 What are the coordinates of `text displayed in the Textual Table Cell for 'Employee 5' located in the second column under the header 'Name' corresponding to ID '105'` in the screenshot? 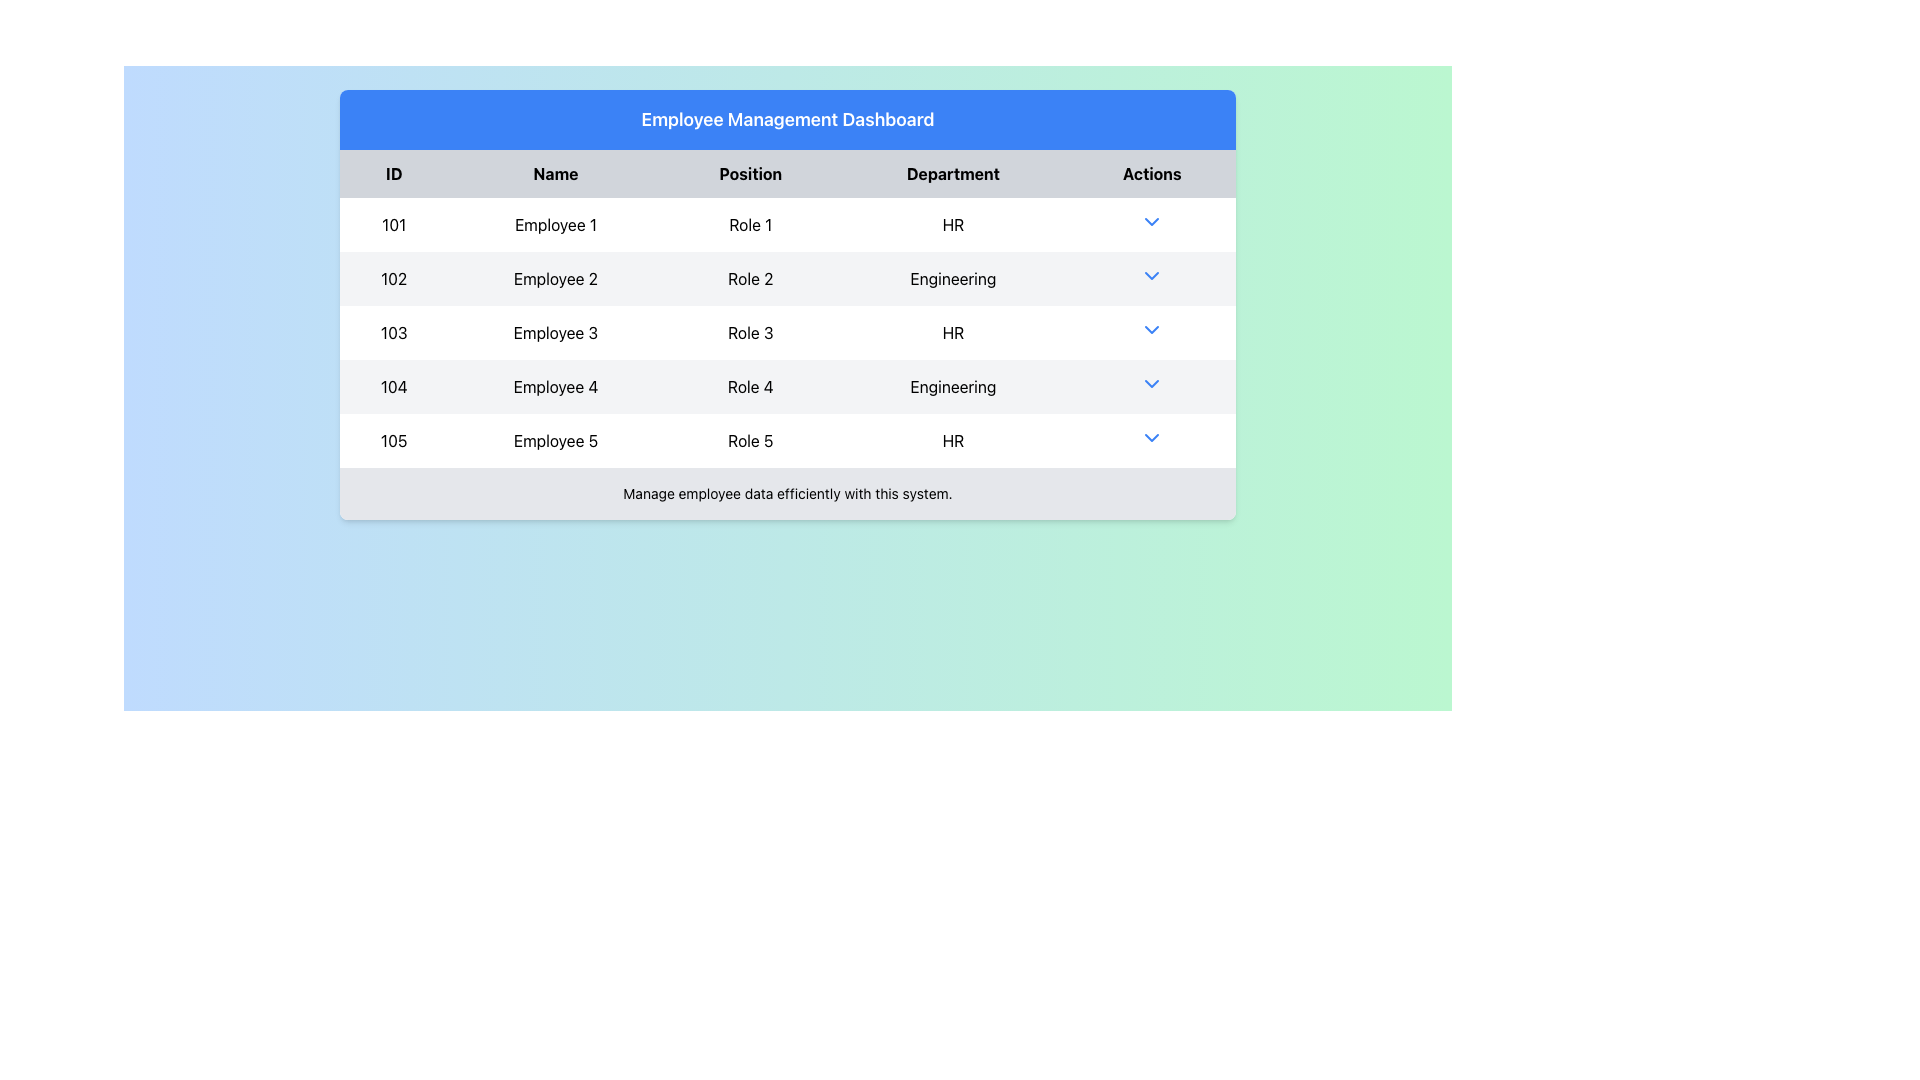 It's located at (556, 439).